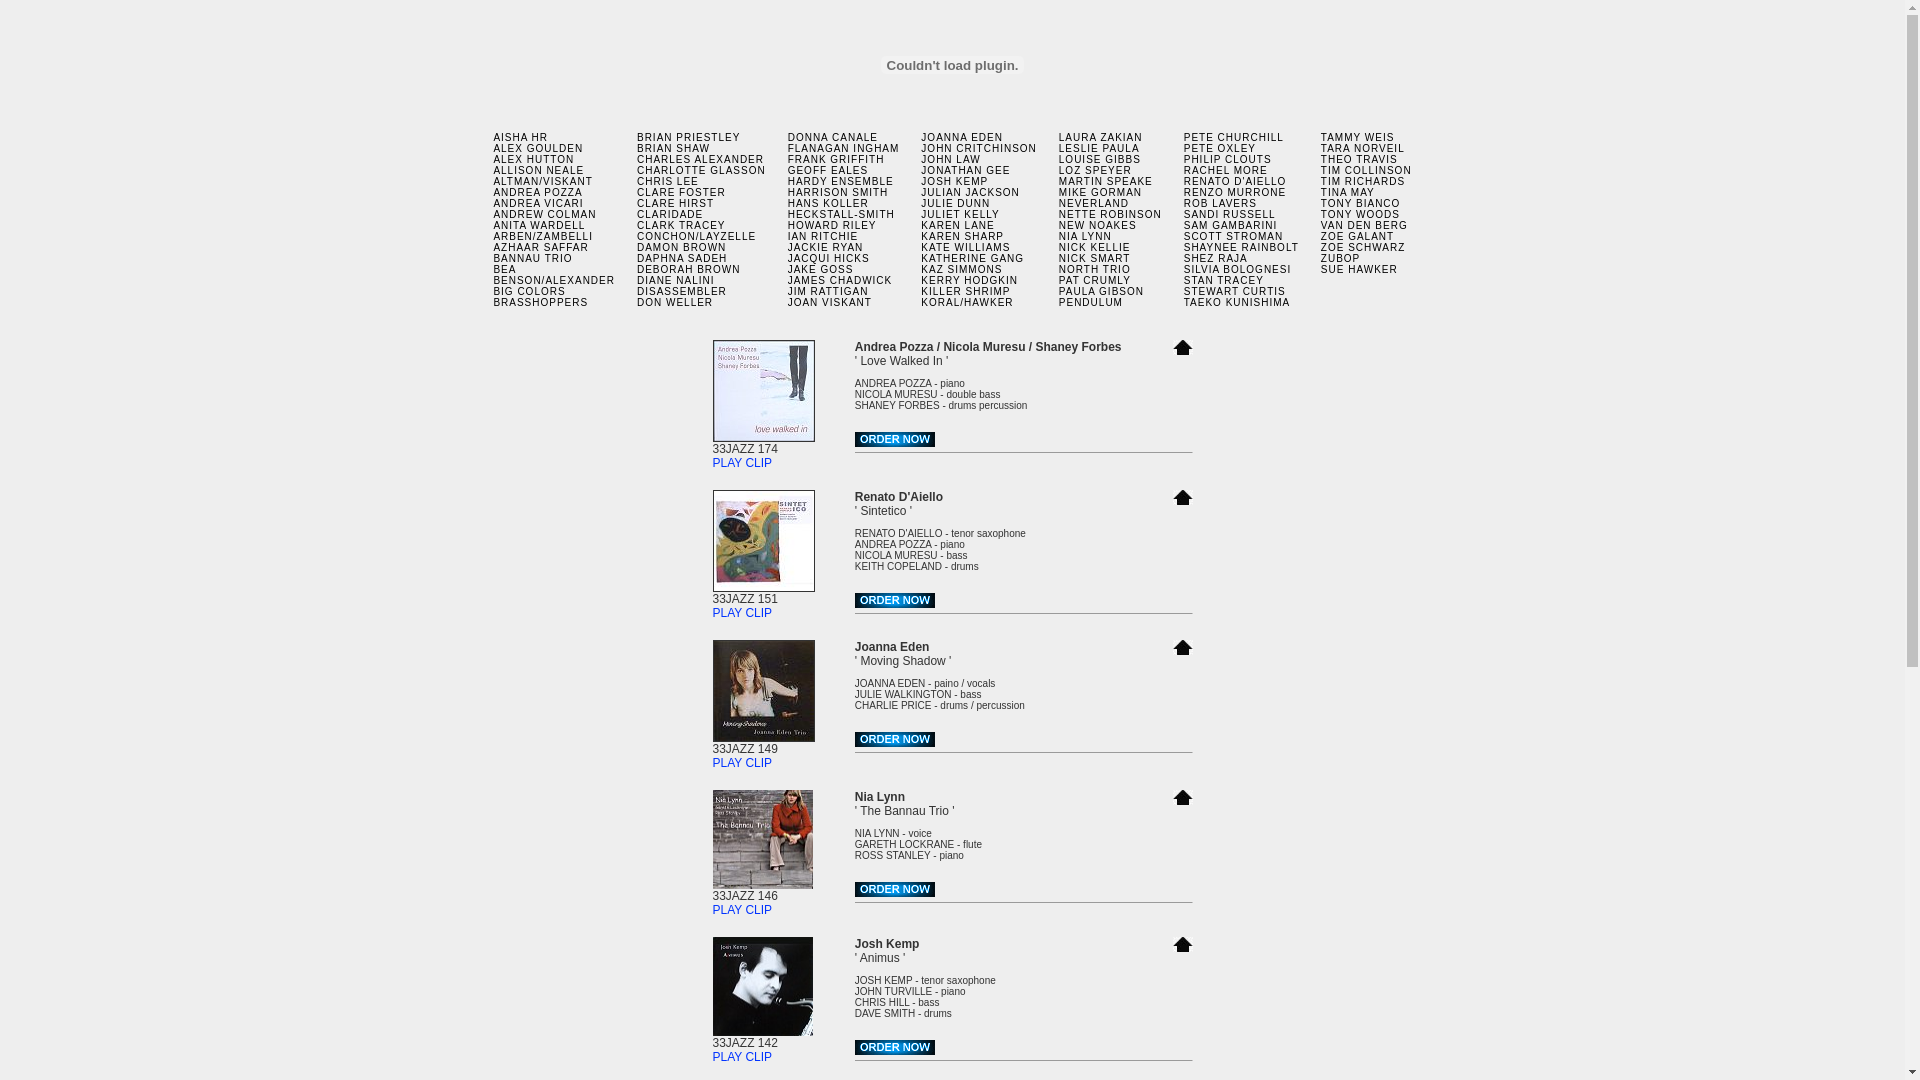 This screenshot has width=1920, height=1080. I want to click on 'VAN DEN BERG', so click(1363, 225).